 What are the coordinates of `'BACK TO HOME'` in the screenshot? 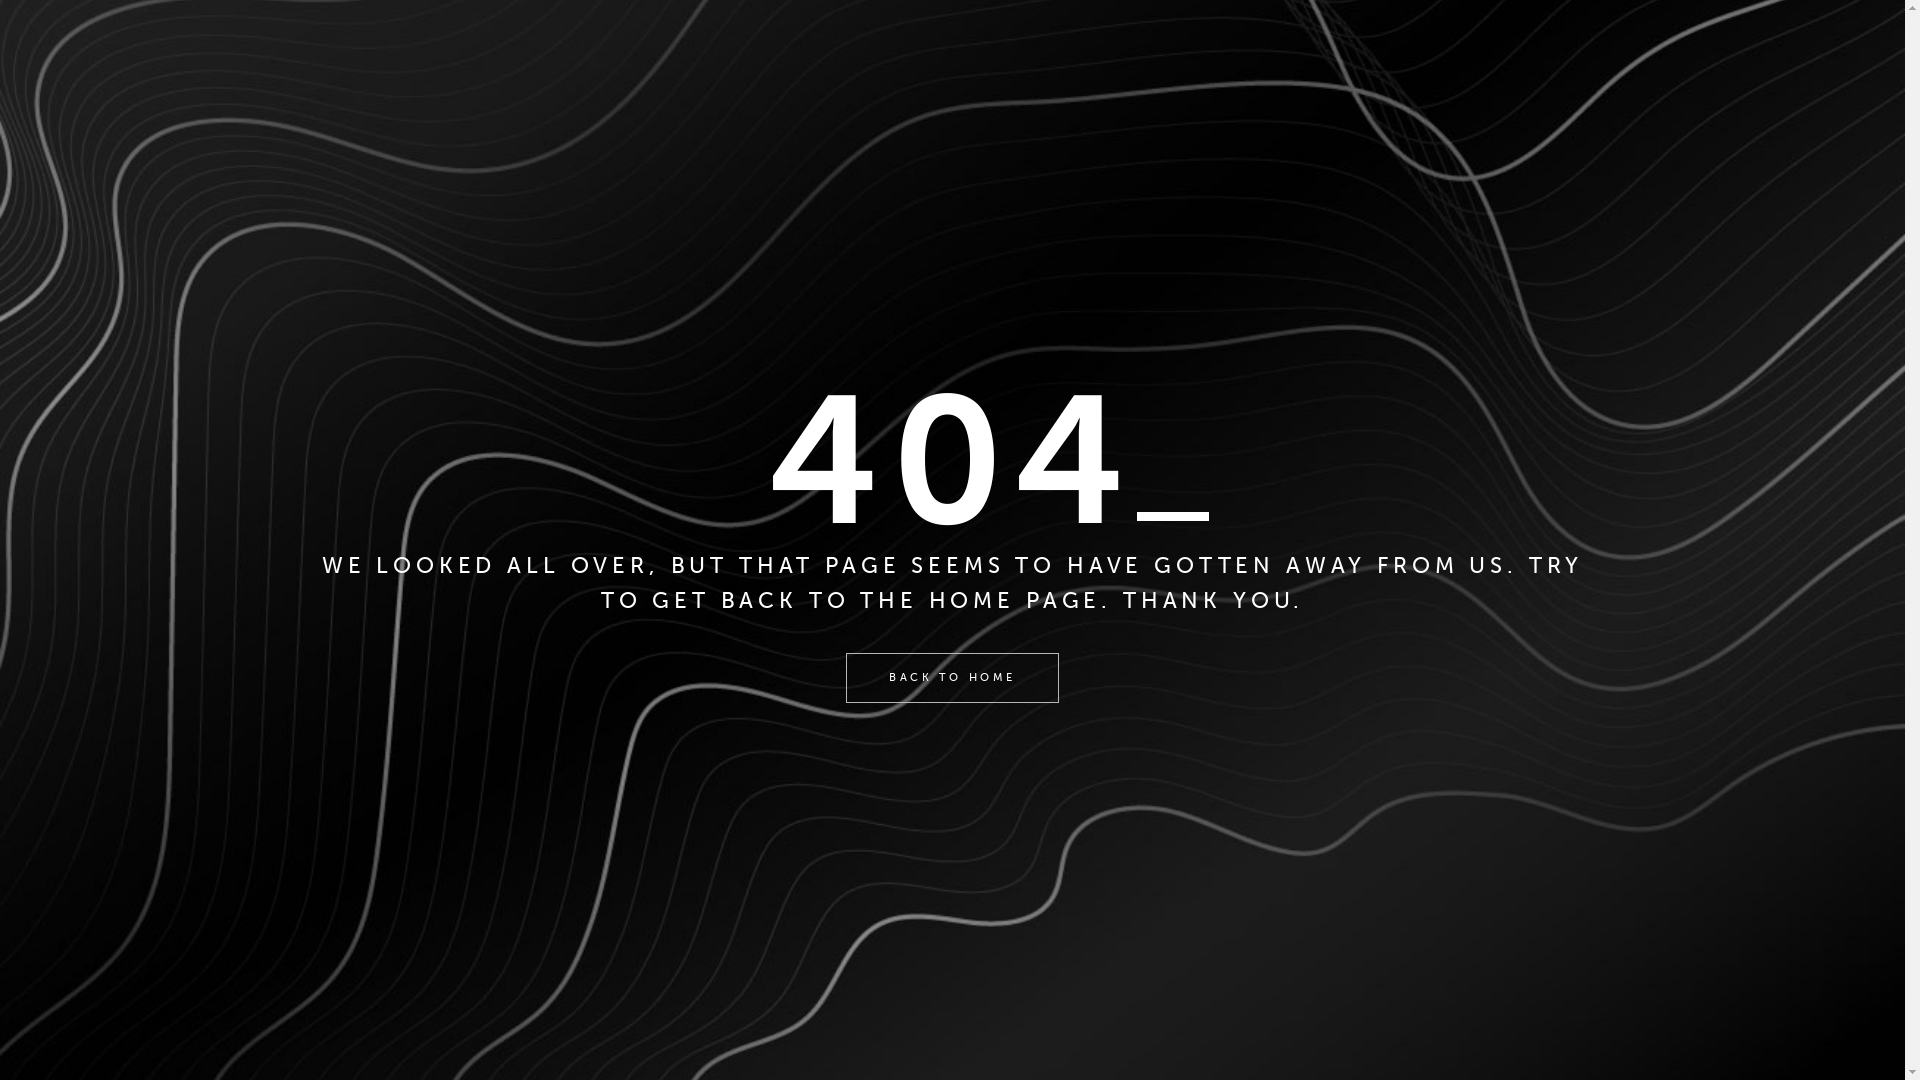 It's located at (950, 677).